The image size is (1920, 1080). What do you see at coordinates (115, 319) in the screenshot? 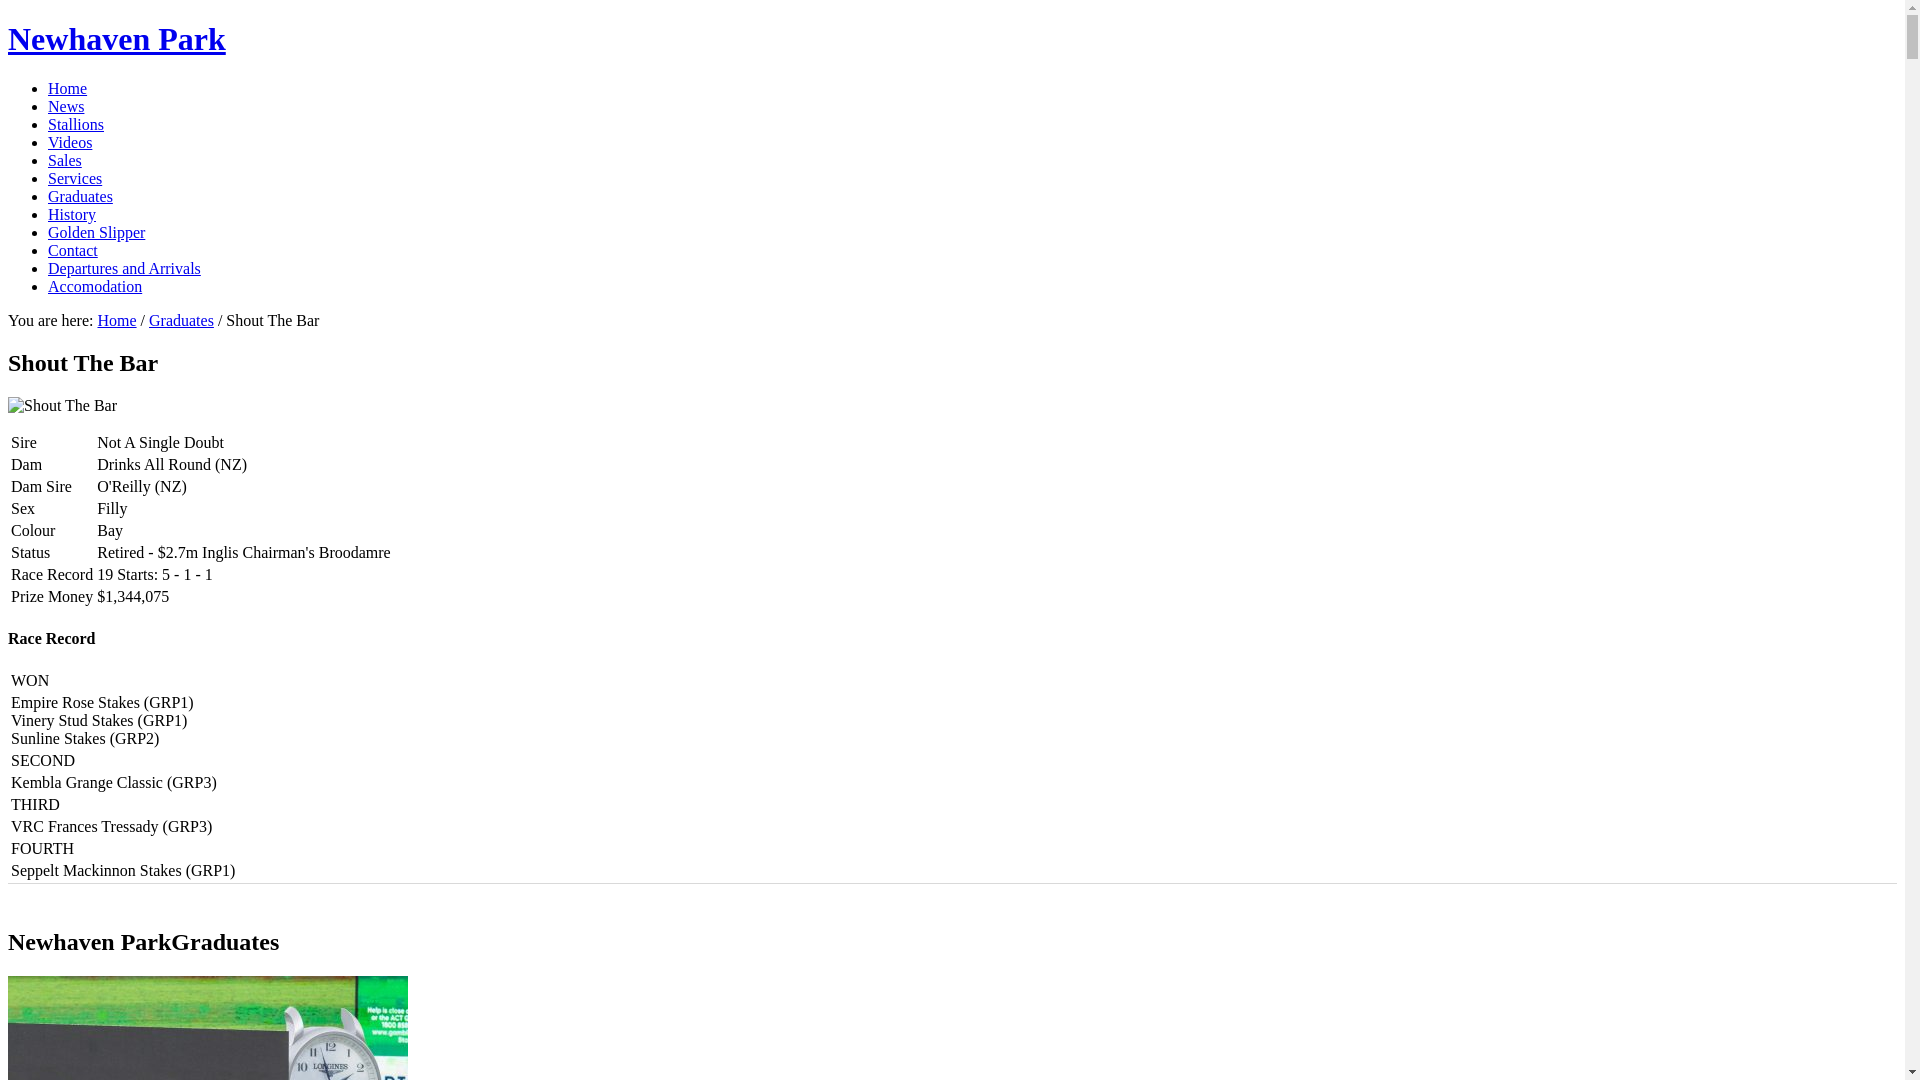
I see `'Home'` at bounding box center [115, 319].